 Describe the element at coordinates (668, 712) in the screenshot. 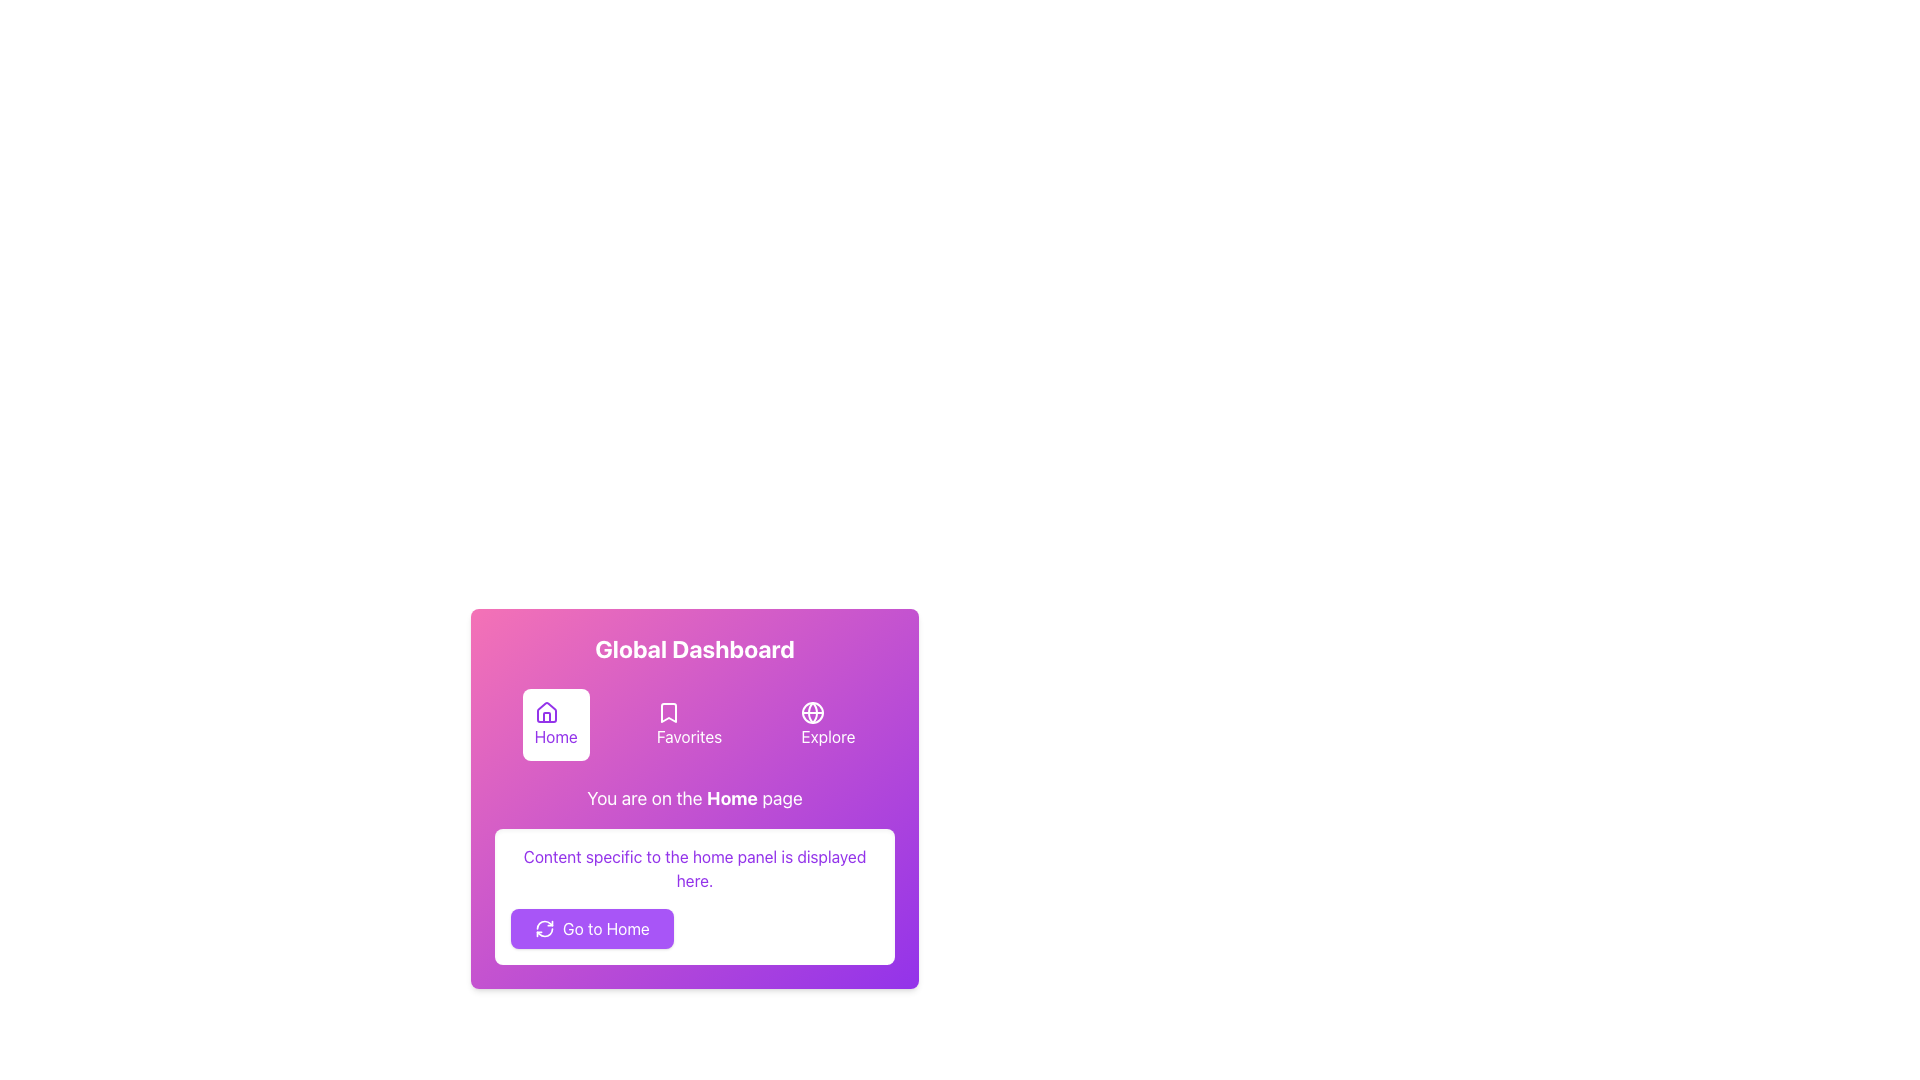

I see `the Favorites icon, which serves as a visual indicator for the Favorites section located above the label 'Favorites.'` at that location.